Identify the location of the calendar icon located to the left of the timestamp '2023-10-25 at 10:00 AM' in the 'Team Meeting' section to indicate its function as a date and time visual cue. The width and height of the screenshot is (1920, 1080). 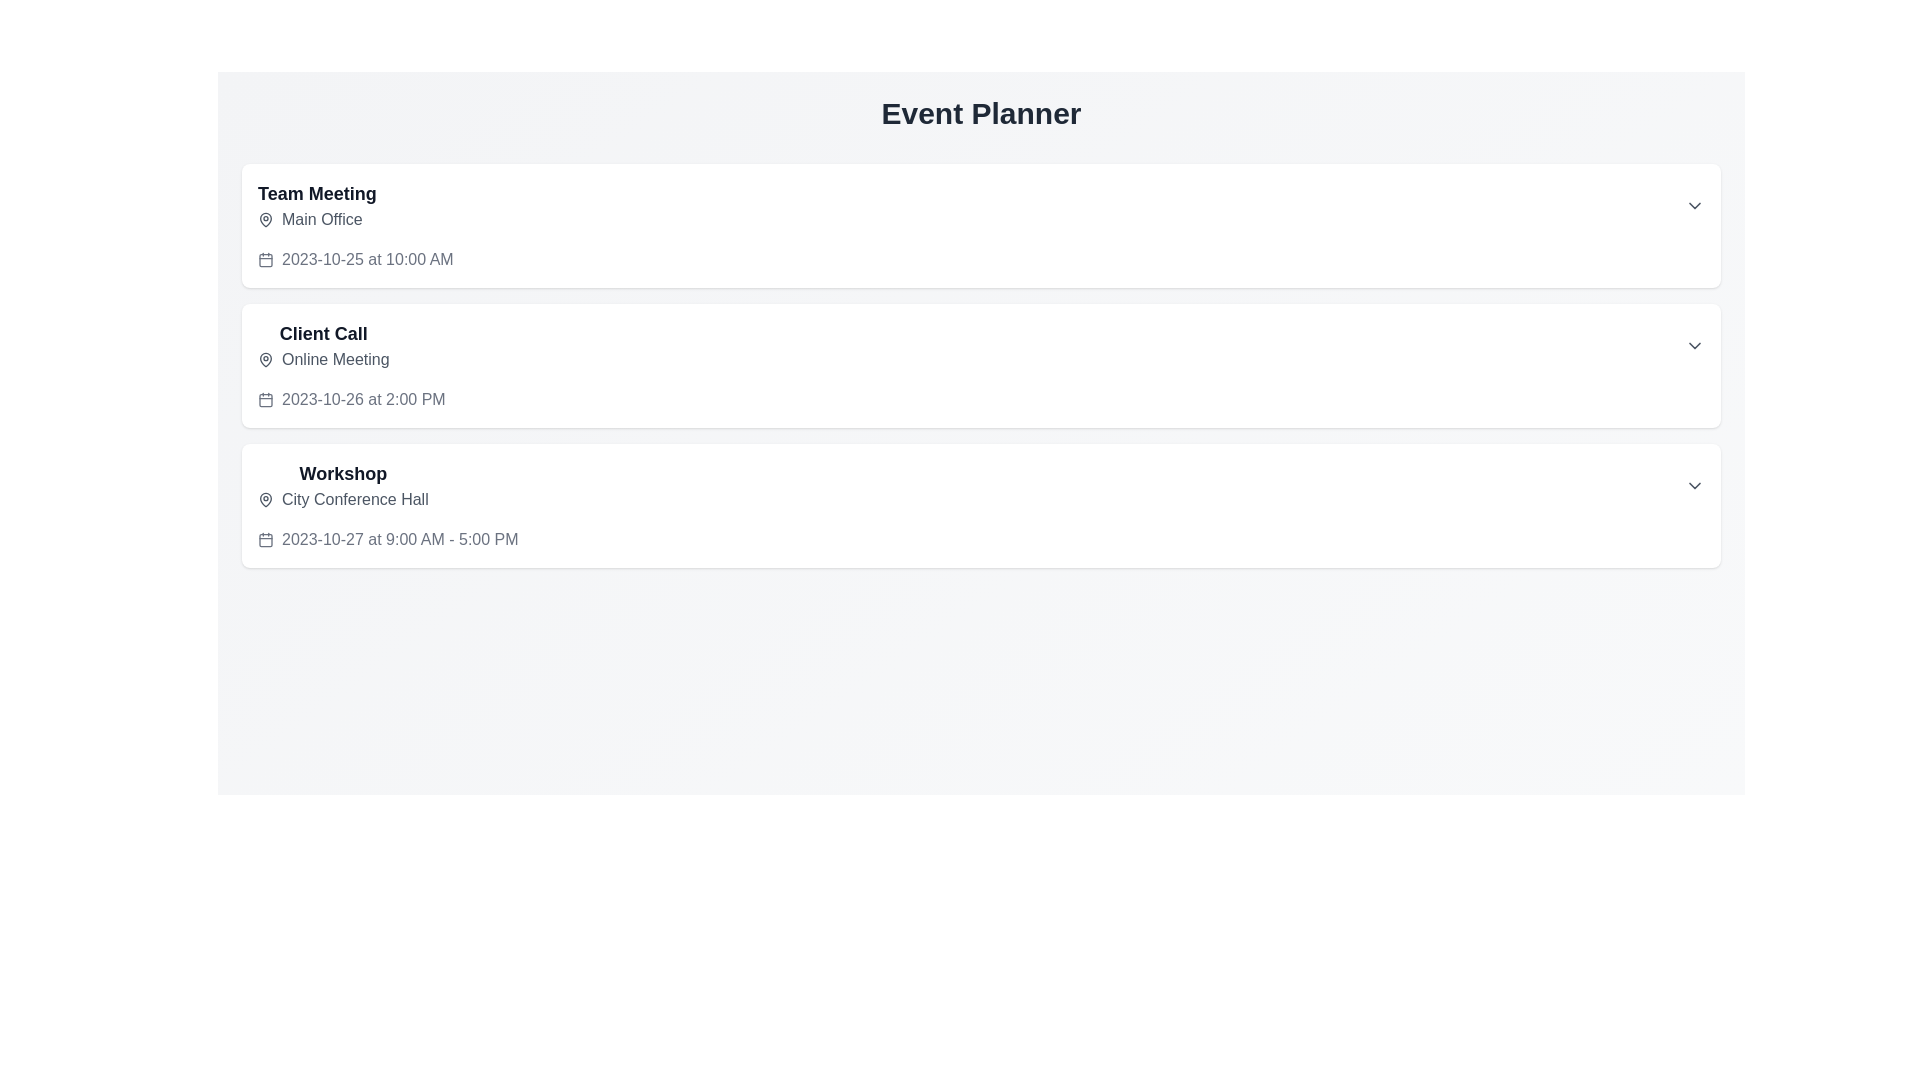
(264, 258).